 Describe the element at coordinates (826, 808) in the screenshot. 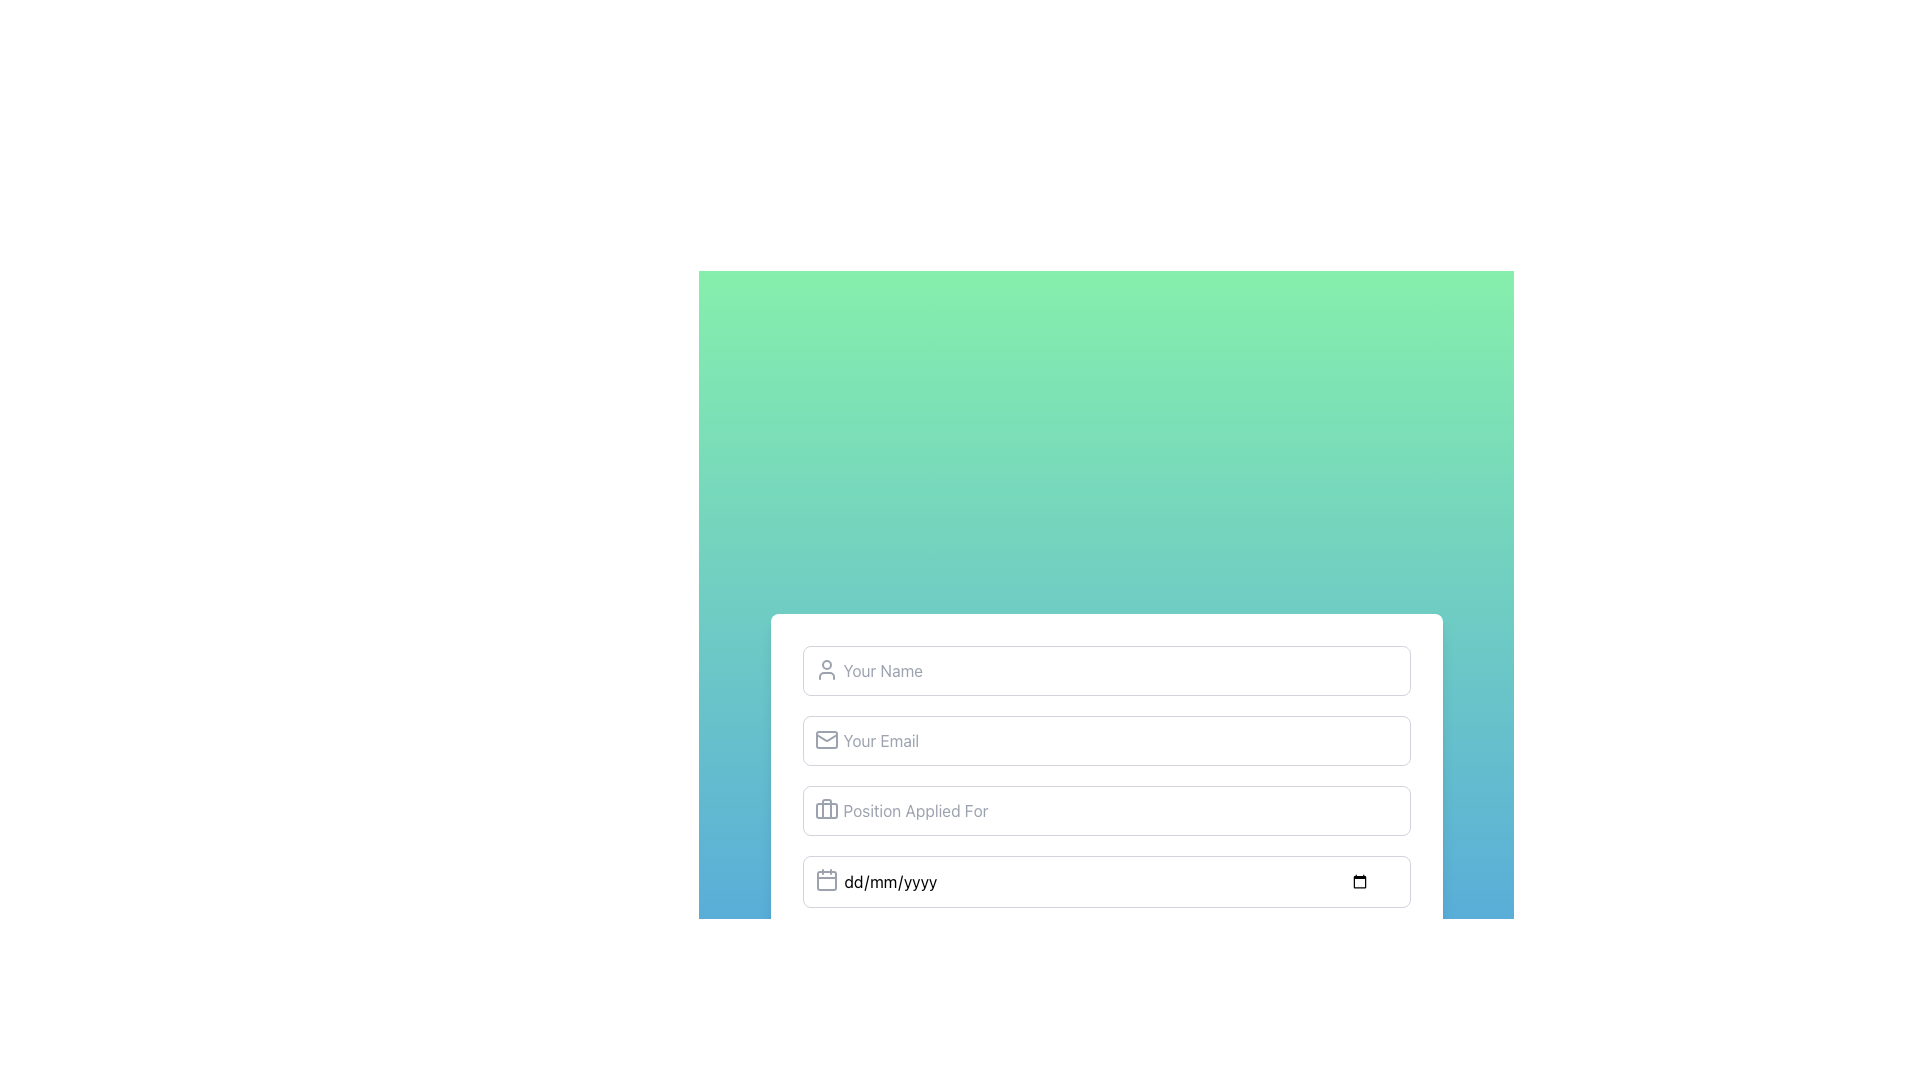

I see `the vertical line resembling the side of a briefcase handle, which is part of the briefcase icon located to the left of the 'Position Applied For' text field` at that location.